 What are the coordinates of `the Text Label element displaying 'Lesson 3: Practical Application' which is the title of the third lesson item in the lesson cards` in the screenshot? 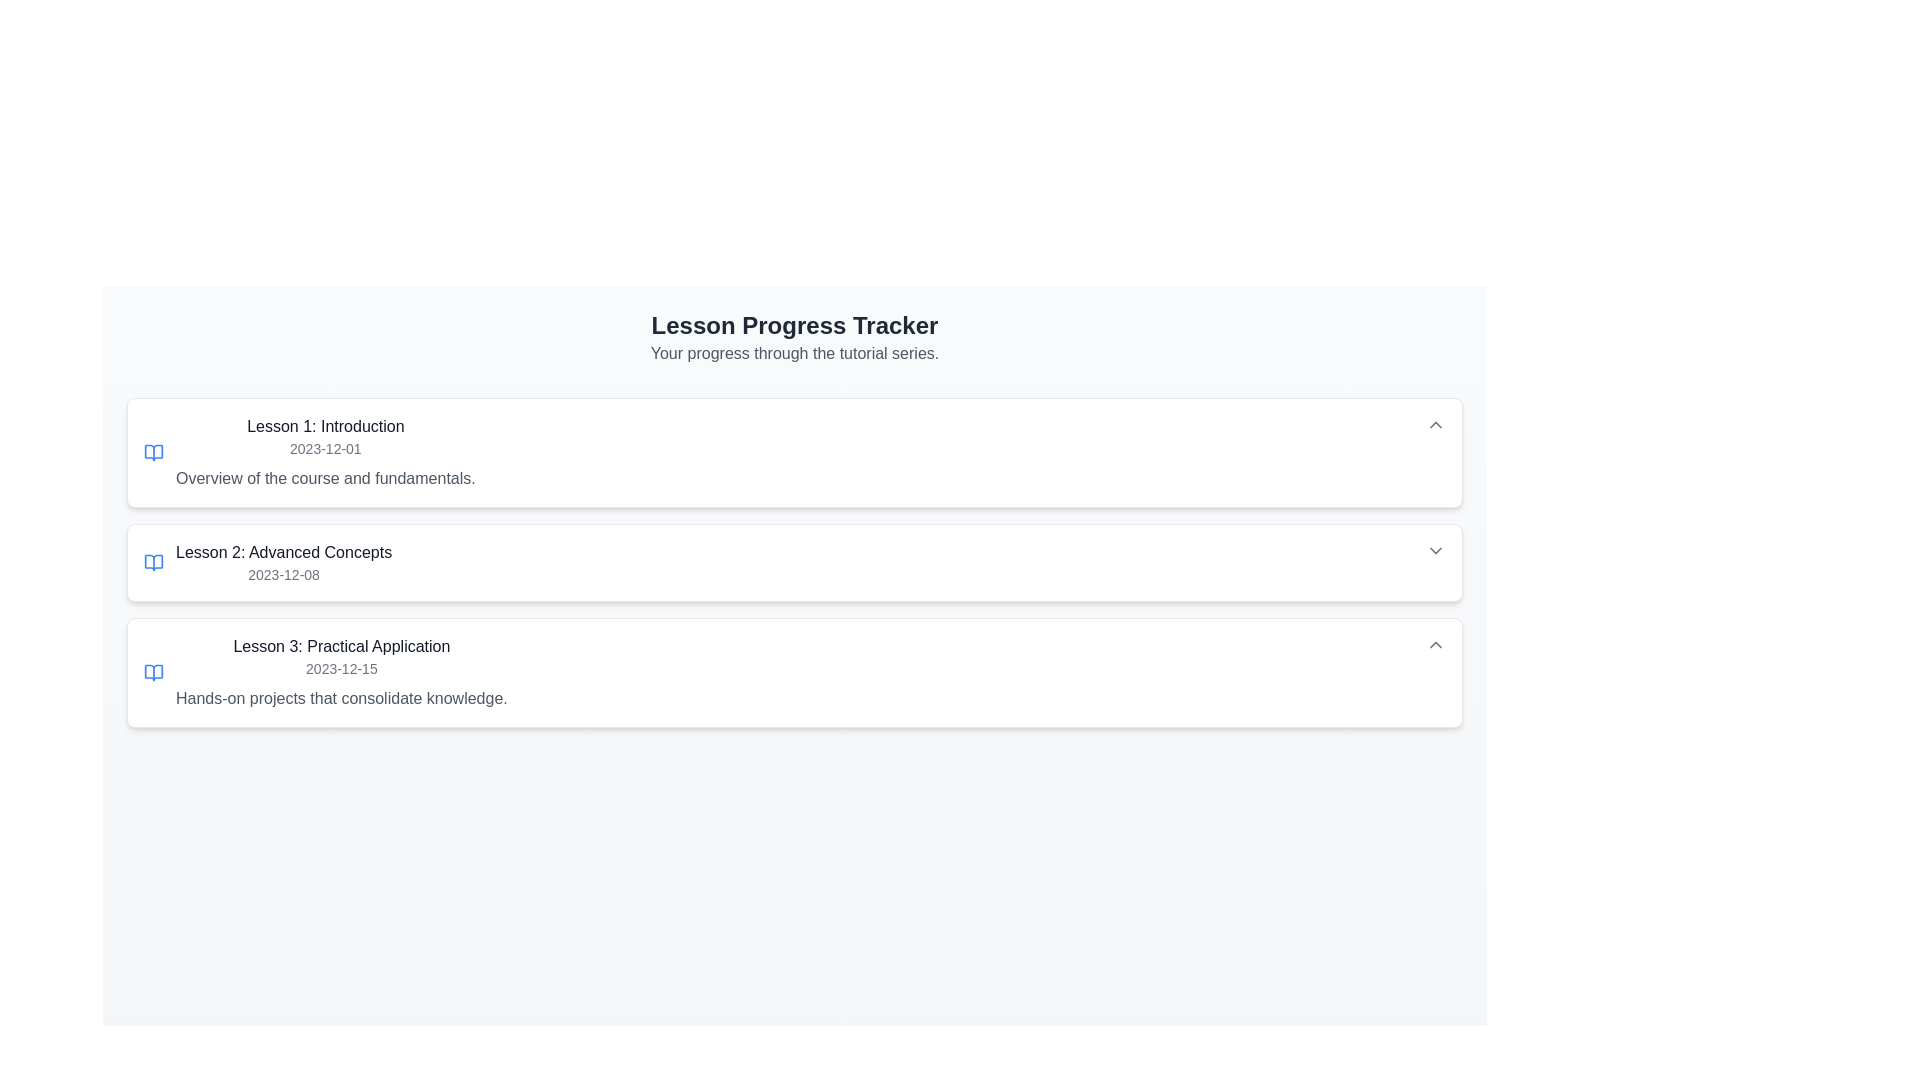 It's located at (341, 647).